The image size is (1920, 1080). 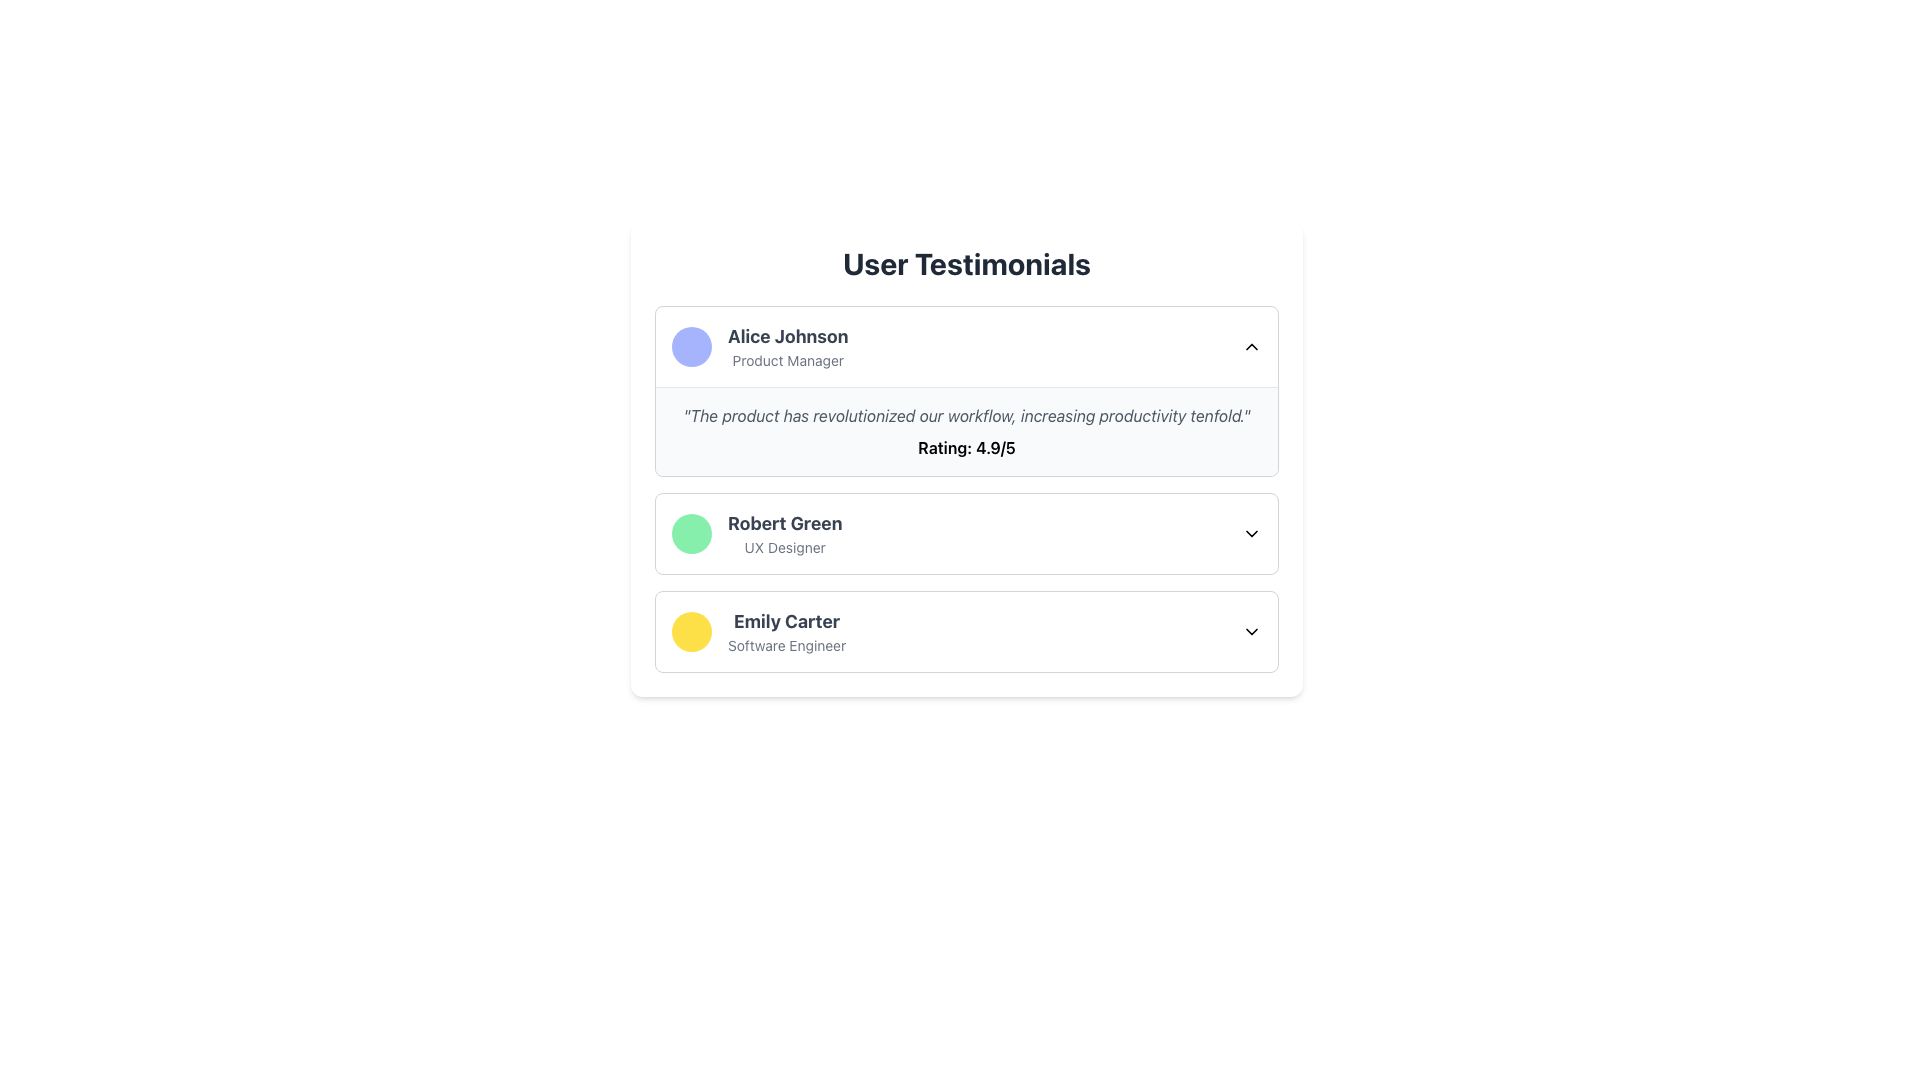 What do you see at coordinates (1251, 532) in the screenshot?
I see `the Dropdown toggle icon` at bounding box center [1251, 532].